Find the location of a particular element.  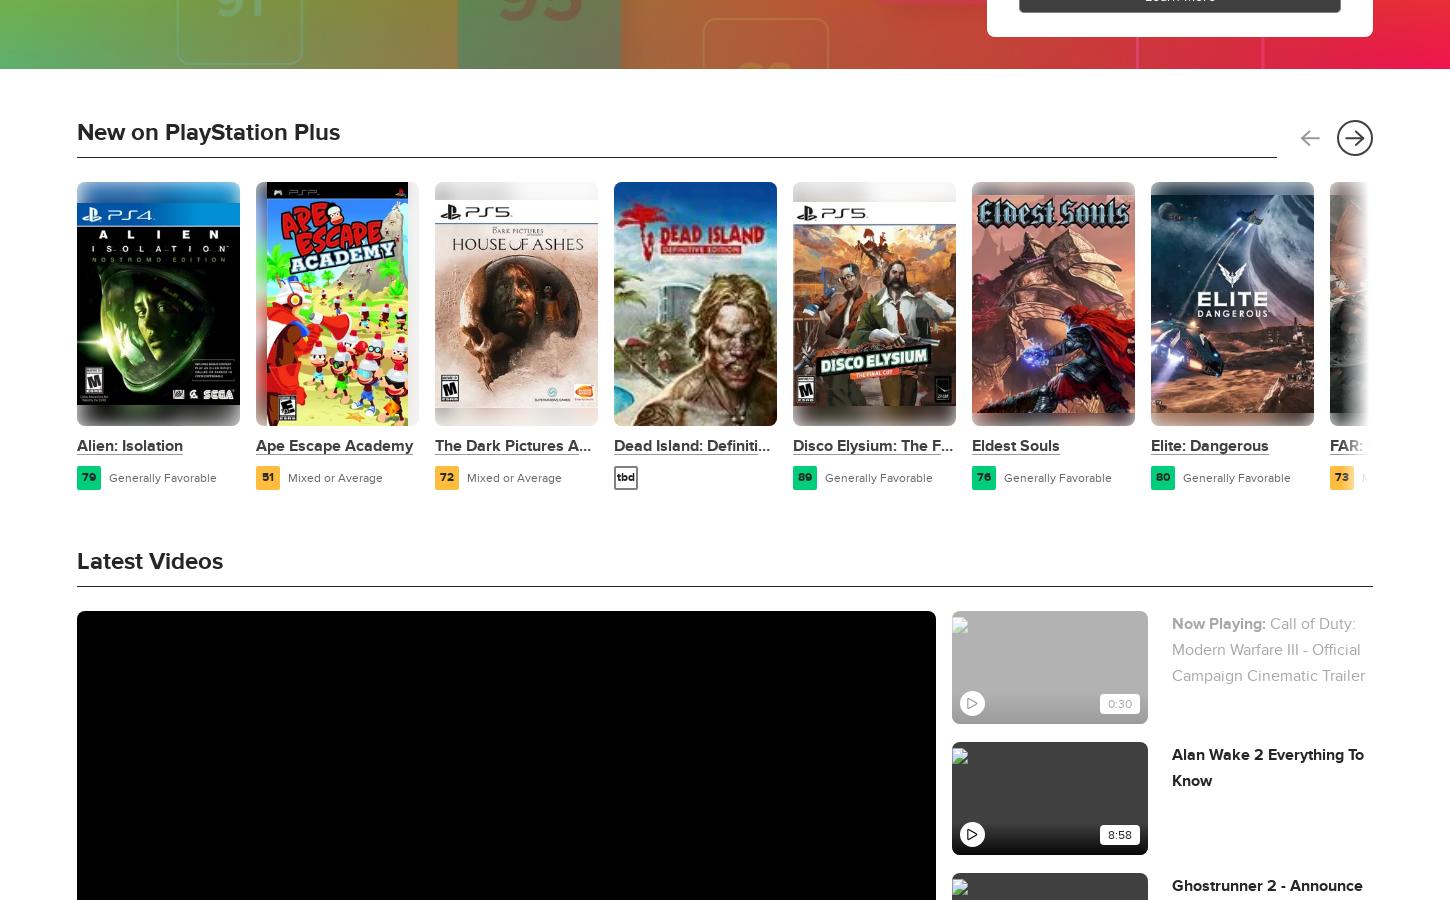

'80' is located at coordinates (1162, 476).